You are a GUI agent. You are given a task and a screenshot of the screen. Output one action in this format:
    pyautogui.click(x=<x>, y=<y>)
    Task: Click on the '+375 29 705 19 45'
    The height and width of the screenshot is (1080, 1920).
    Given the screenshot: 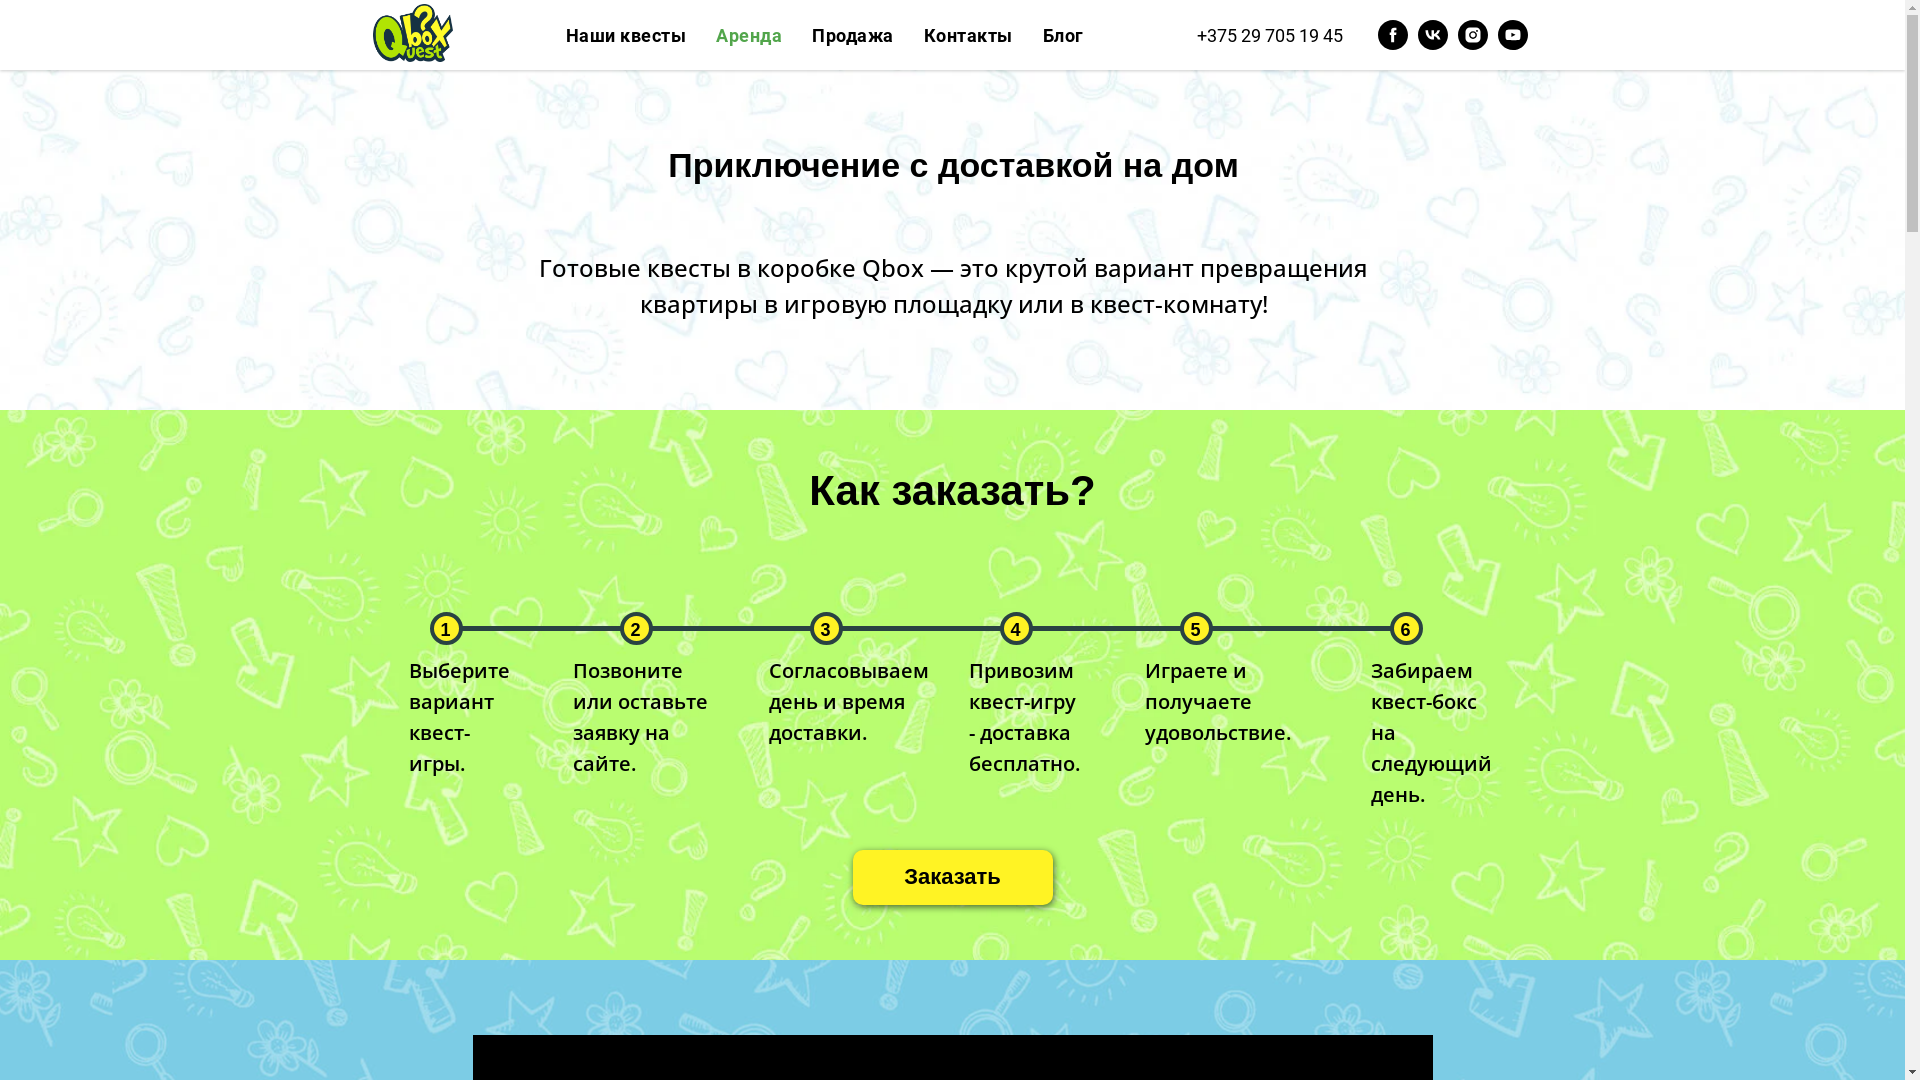 What is the action you would take?
    pyautogui.click(x=1267, y=34)
    